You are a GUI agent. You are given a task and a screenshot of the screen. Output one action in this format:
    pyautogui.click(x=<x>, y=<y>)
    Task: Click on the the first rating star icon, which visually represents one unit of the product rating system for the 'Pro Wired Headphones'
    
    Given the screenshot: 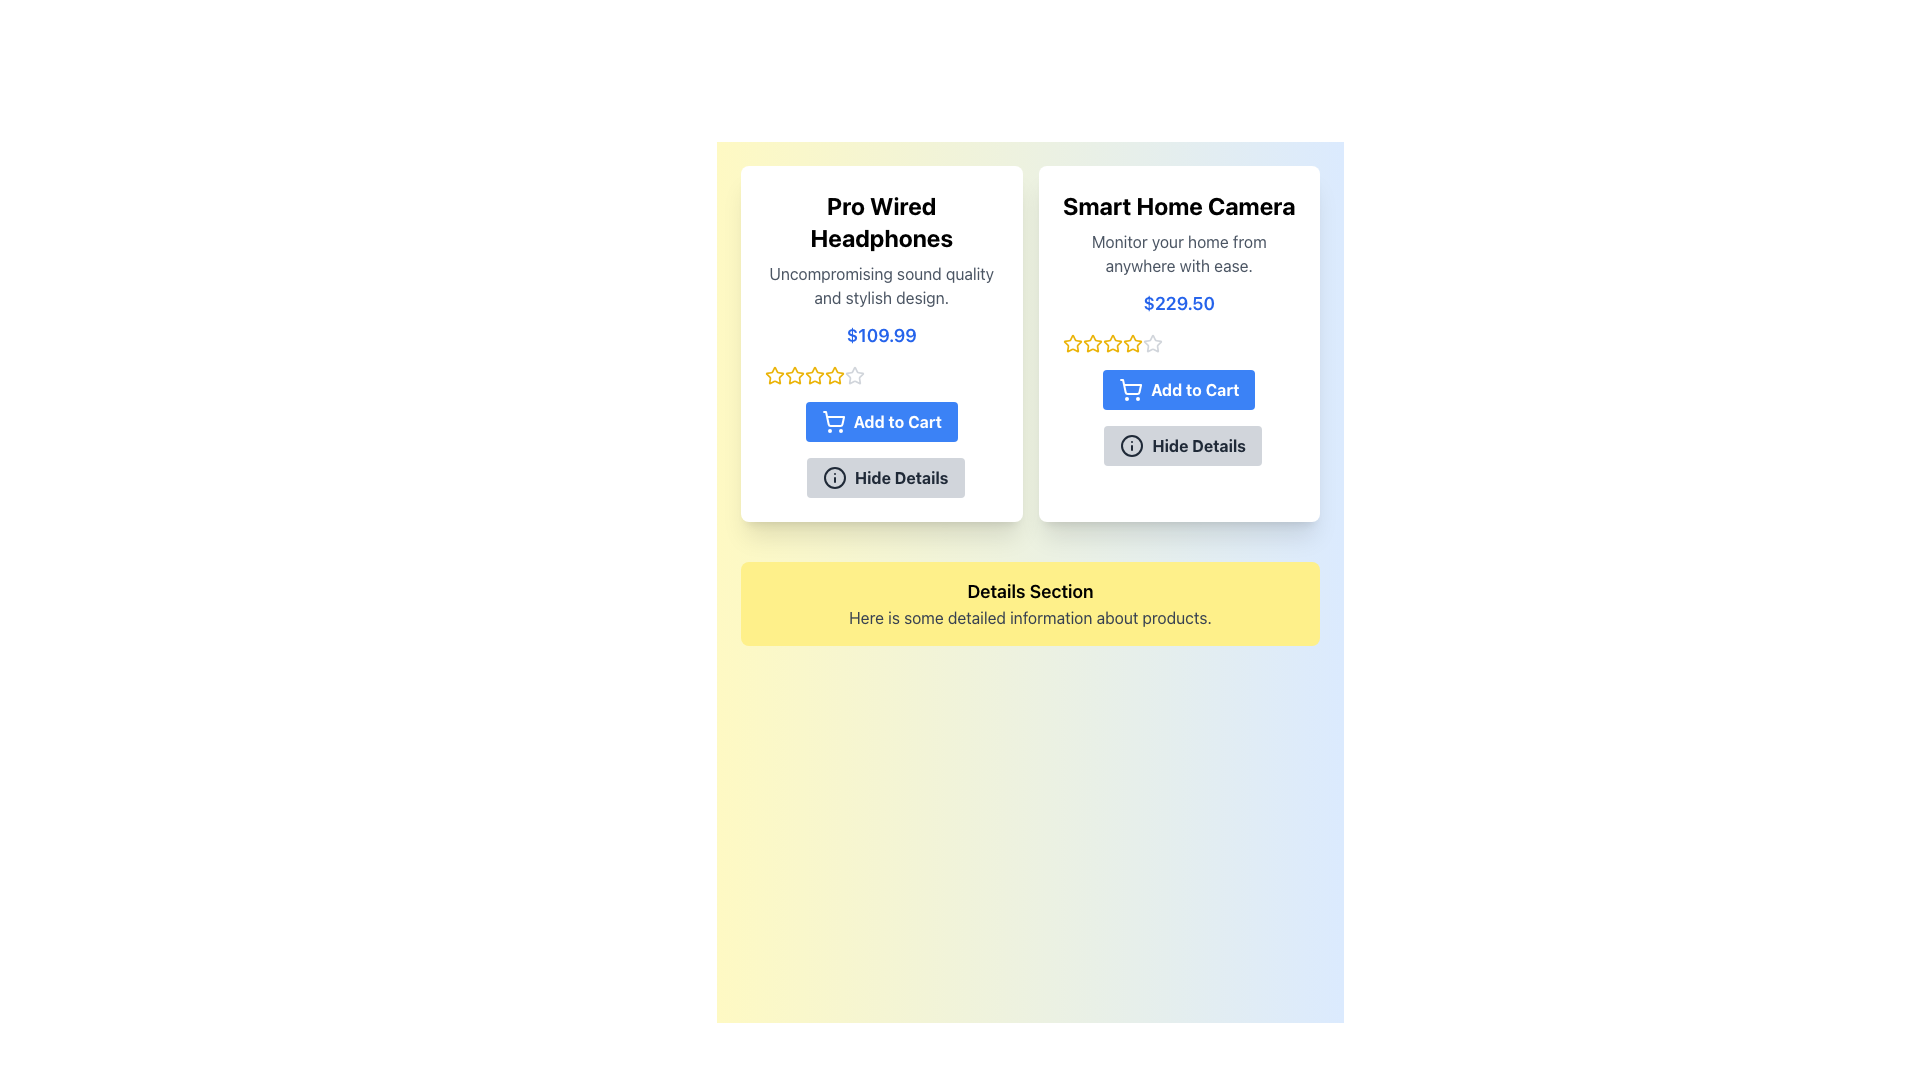 What is the action you would take?
    pyautogui.click(x=773, y=375)
    